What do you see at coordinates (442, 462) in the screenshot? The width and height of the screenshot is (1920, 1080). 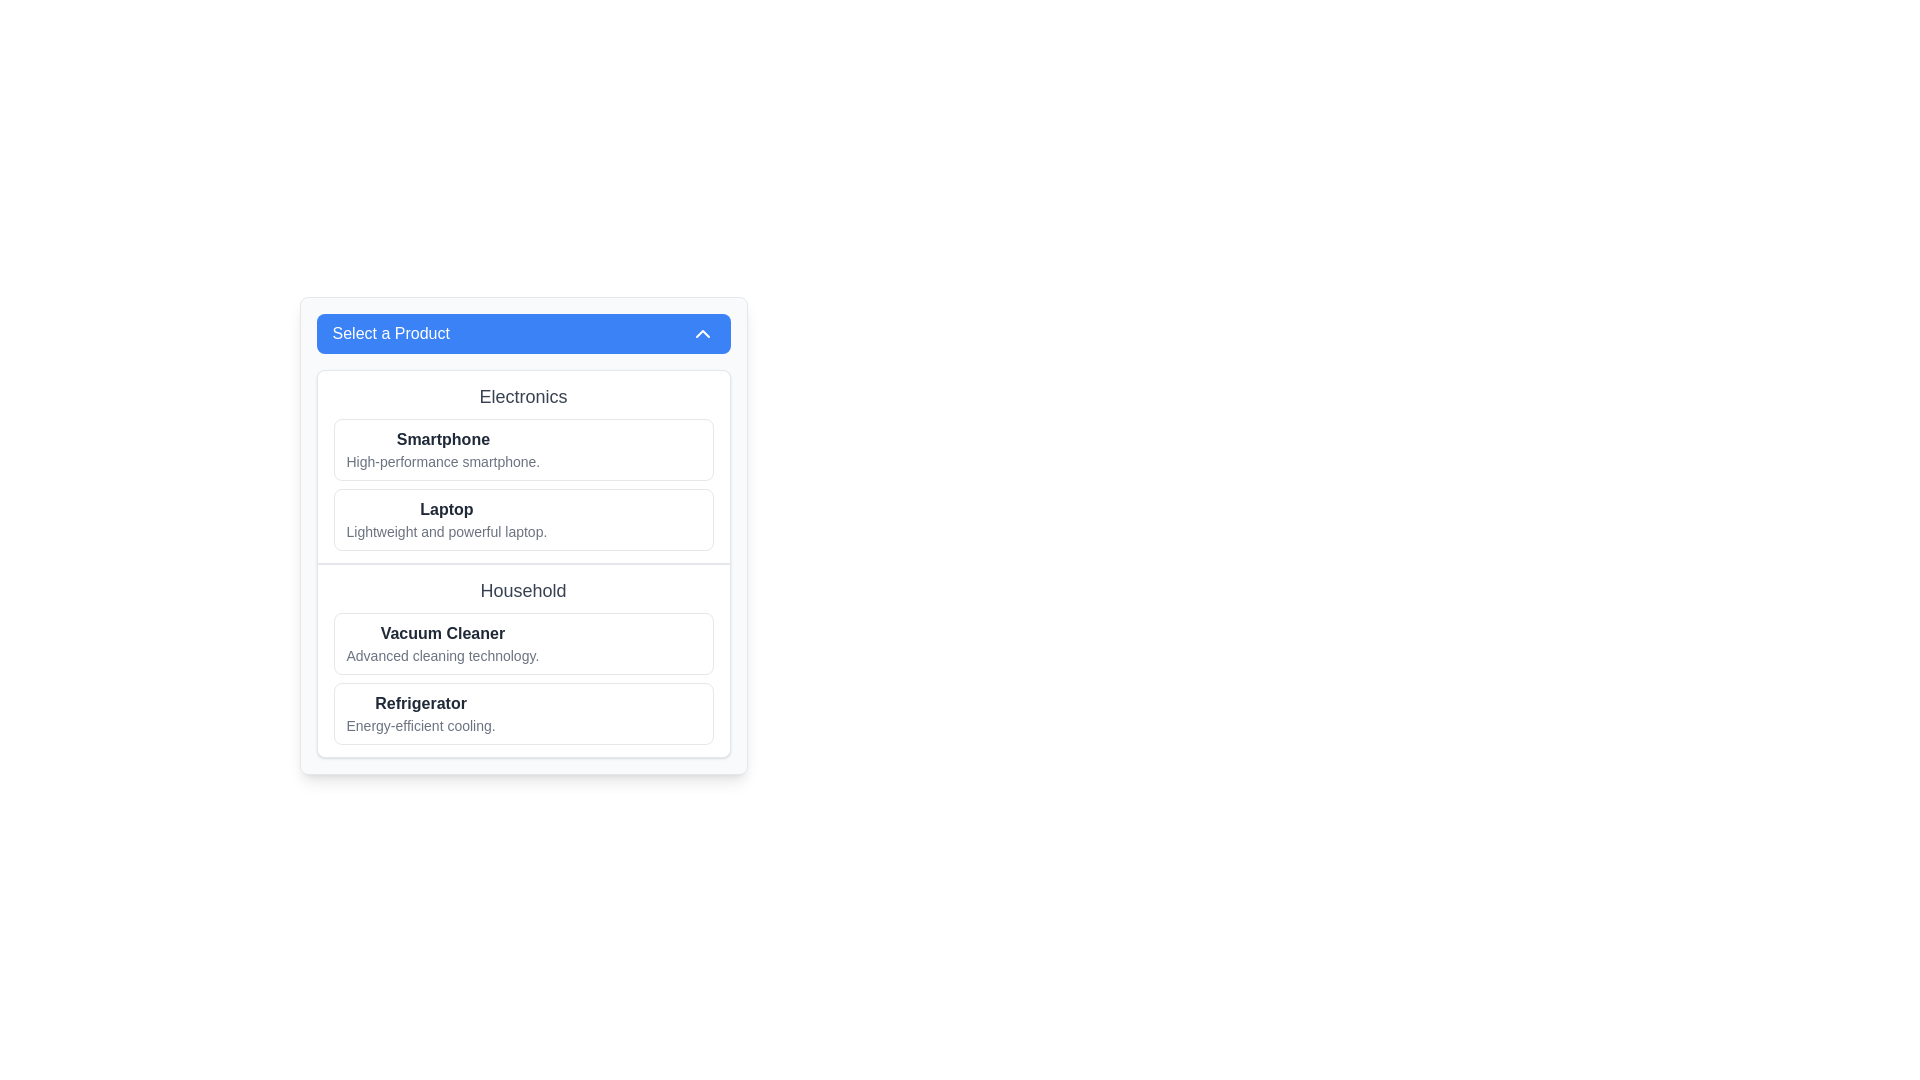 I see `the descriptive text label located beneath the bold text 'Smartphone' in the 'Electronics' section of the selection panel` at bounding box center [442, 462].